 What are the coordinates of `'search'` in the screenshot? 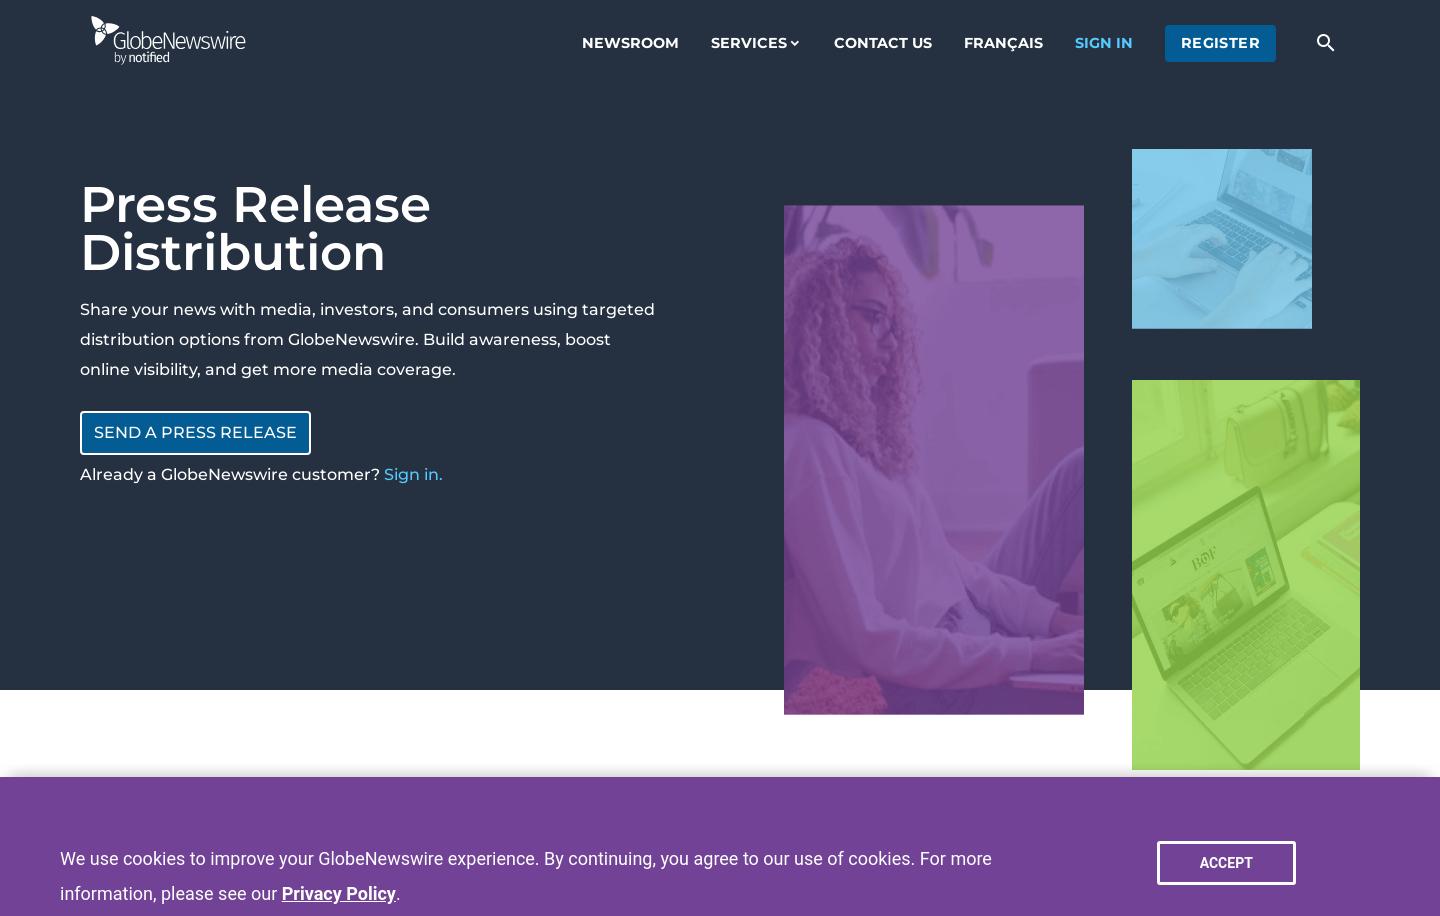 It's located at (1324, 42).